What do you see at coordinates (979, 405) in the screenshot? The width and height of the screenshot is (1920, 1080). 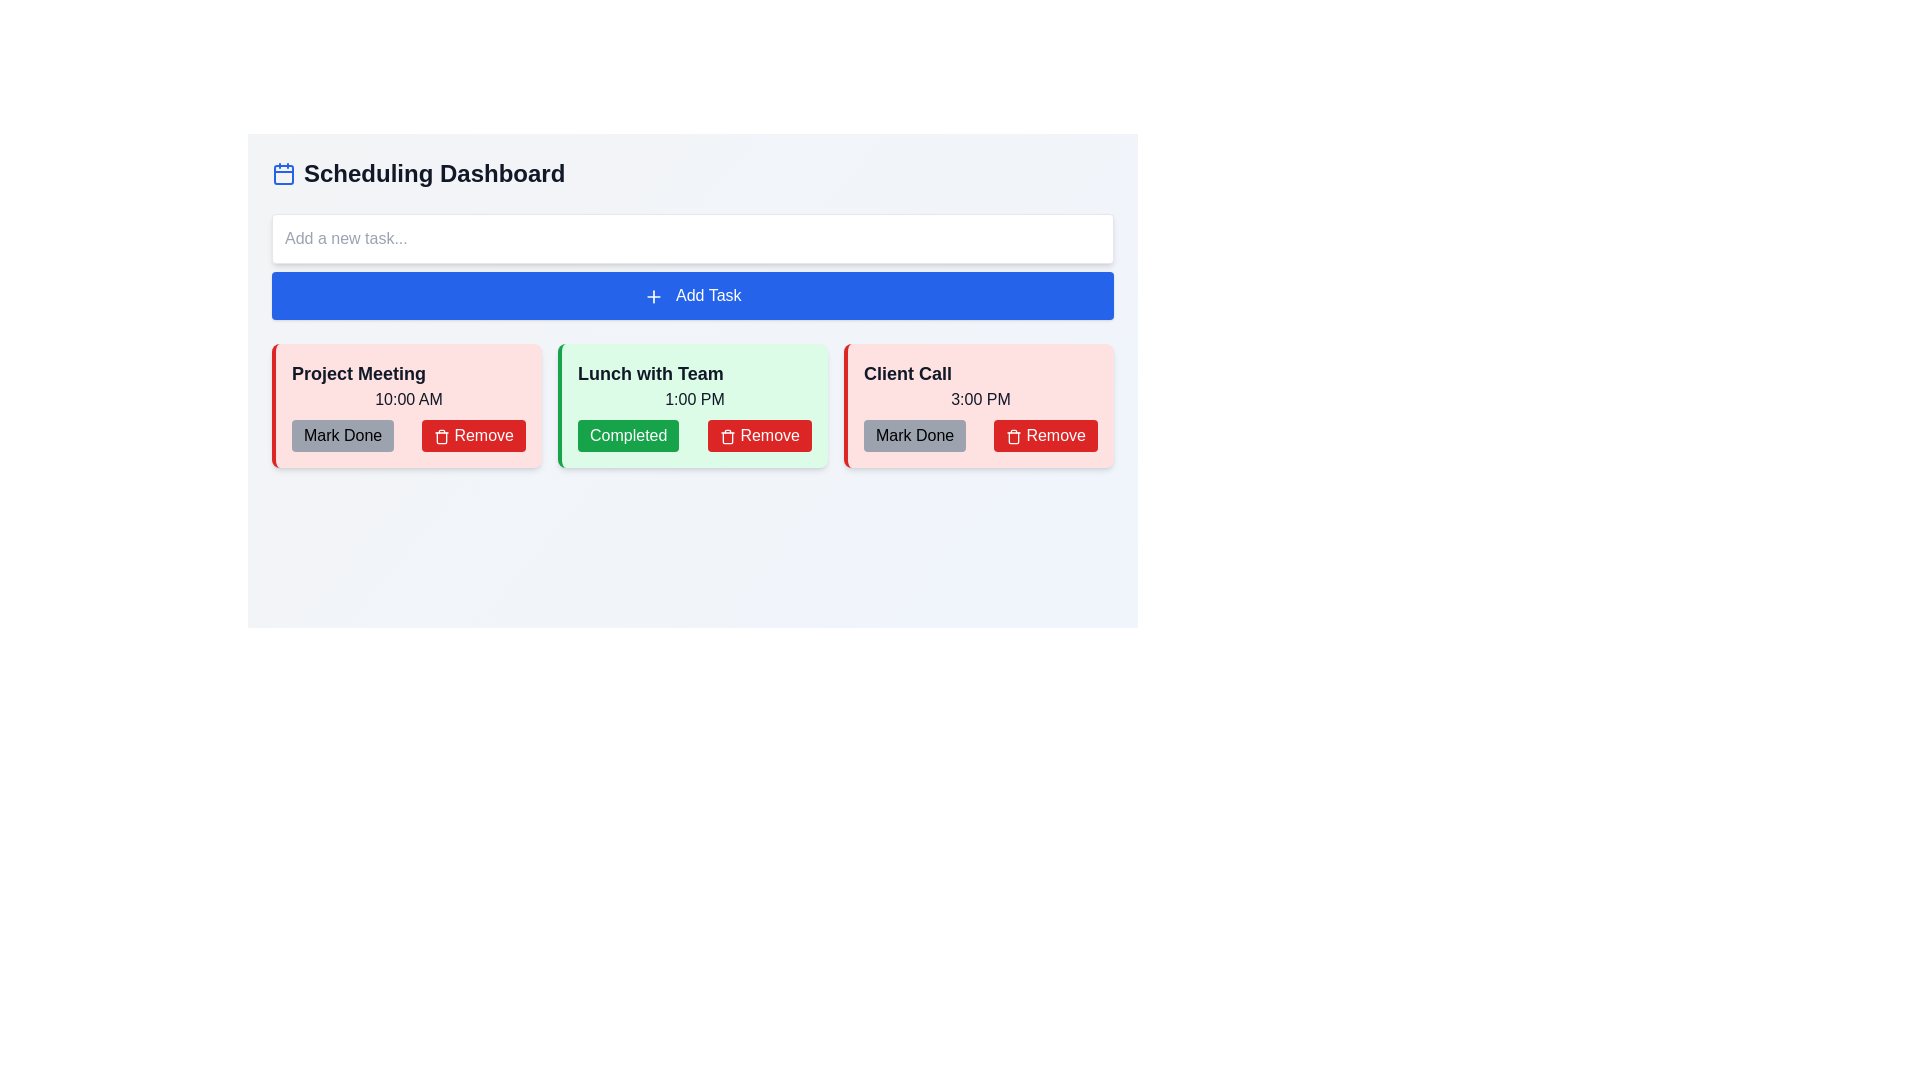 I see `the Card UI element titled 'Client Call' which is located at the bottom right corner of the grid layout, featuring a light red background and a red left border` at bounding box center [979, 405].